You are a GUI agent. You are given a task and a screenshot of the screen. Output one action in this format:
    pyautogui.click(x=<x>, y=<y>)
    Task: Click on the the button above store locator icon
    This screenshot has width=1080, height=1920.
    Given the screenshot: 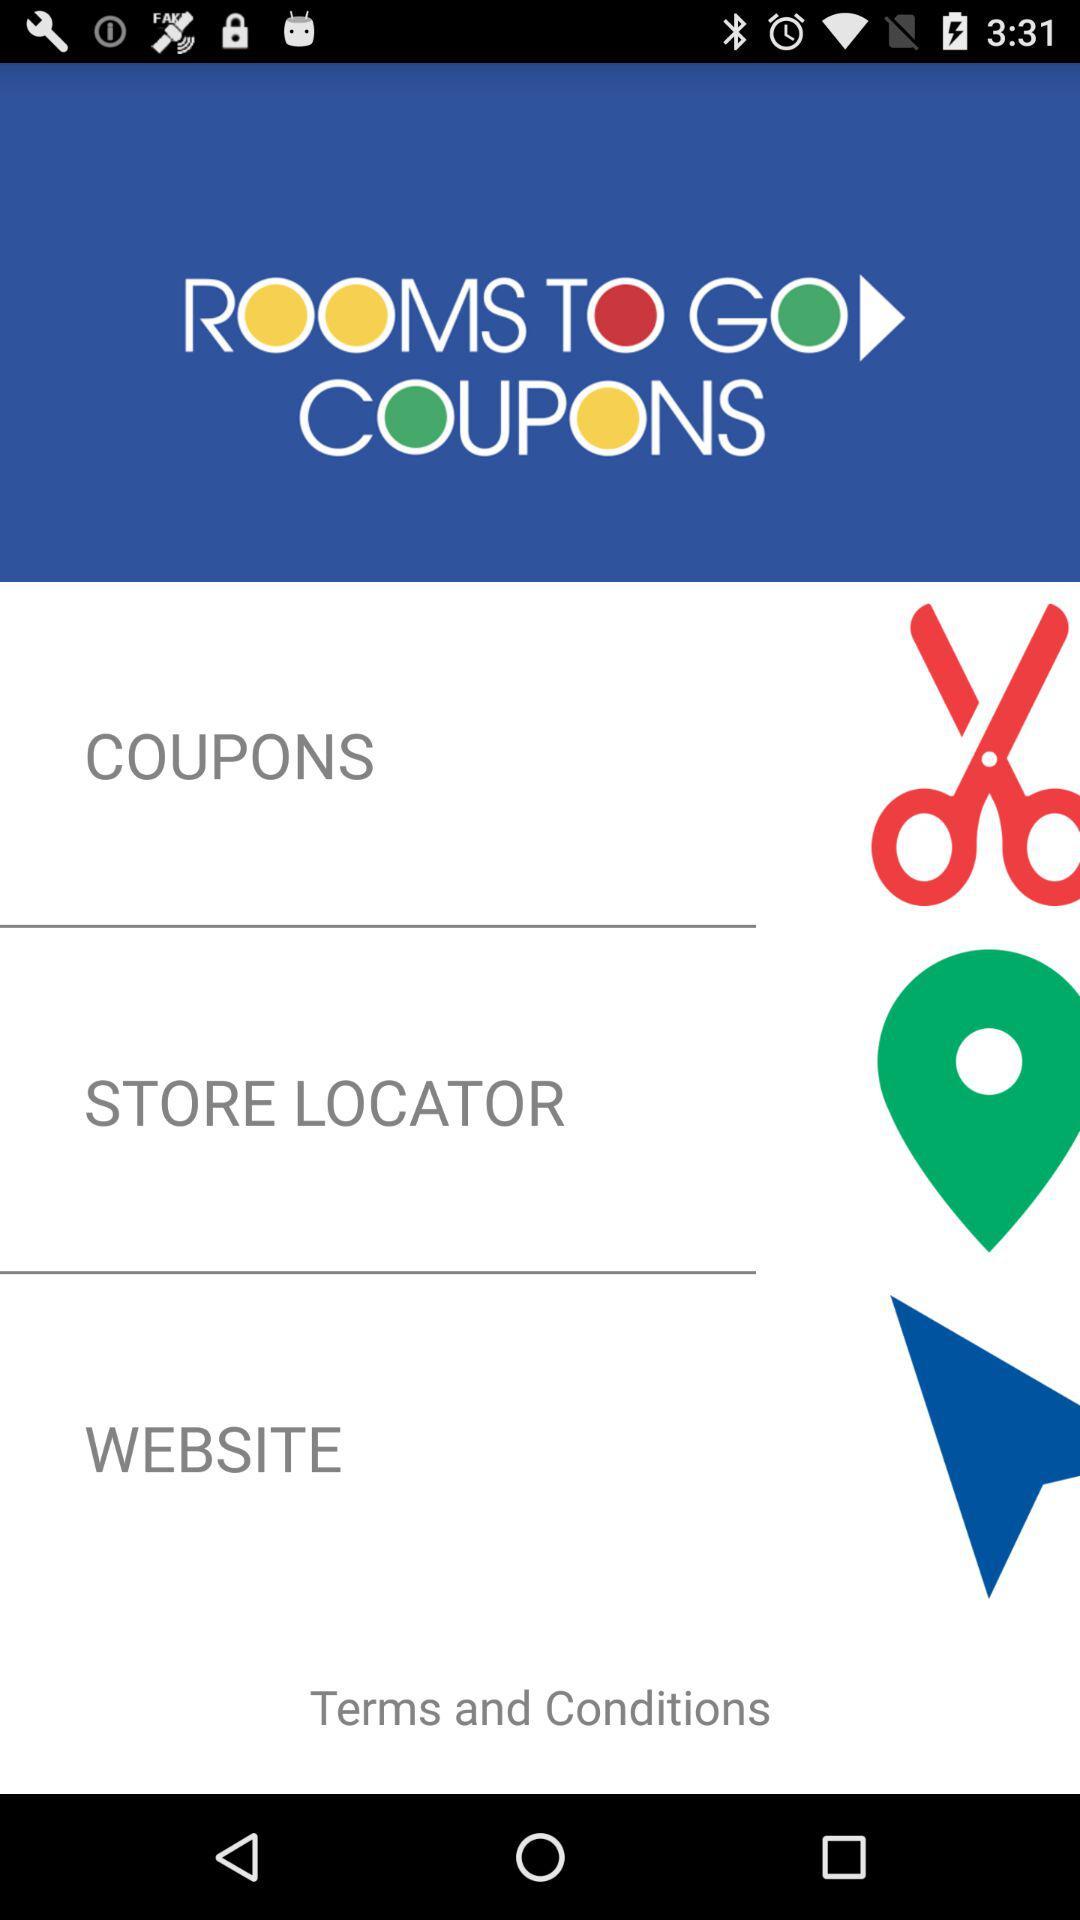 What is the action you would take?
    pyautogui.click(x=540, y=753)
    